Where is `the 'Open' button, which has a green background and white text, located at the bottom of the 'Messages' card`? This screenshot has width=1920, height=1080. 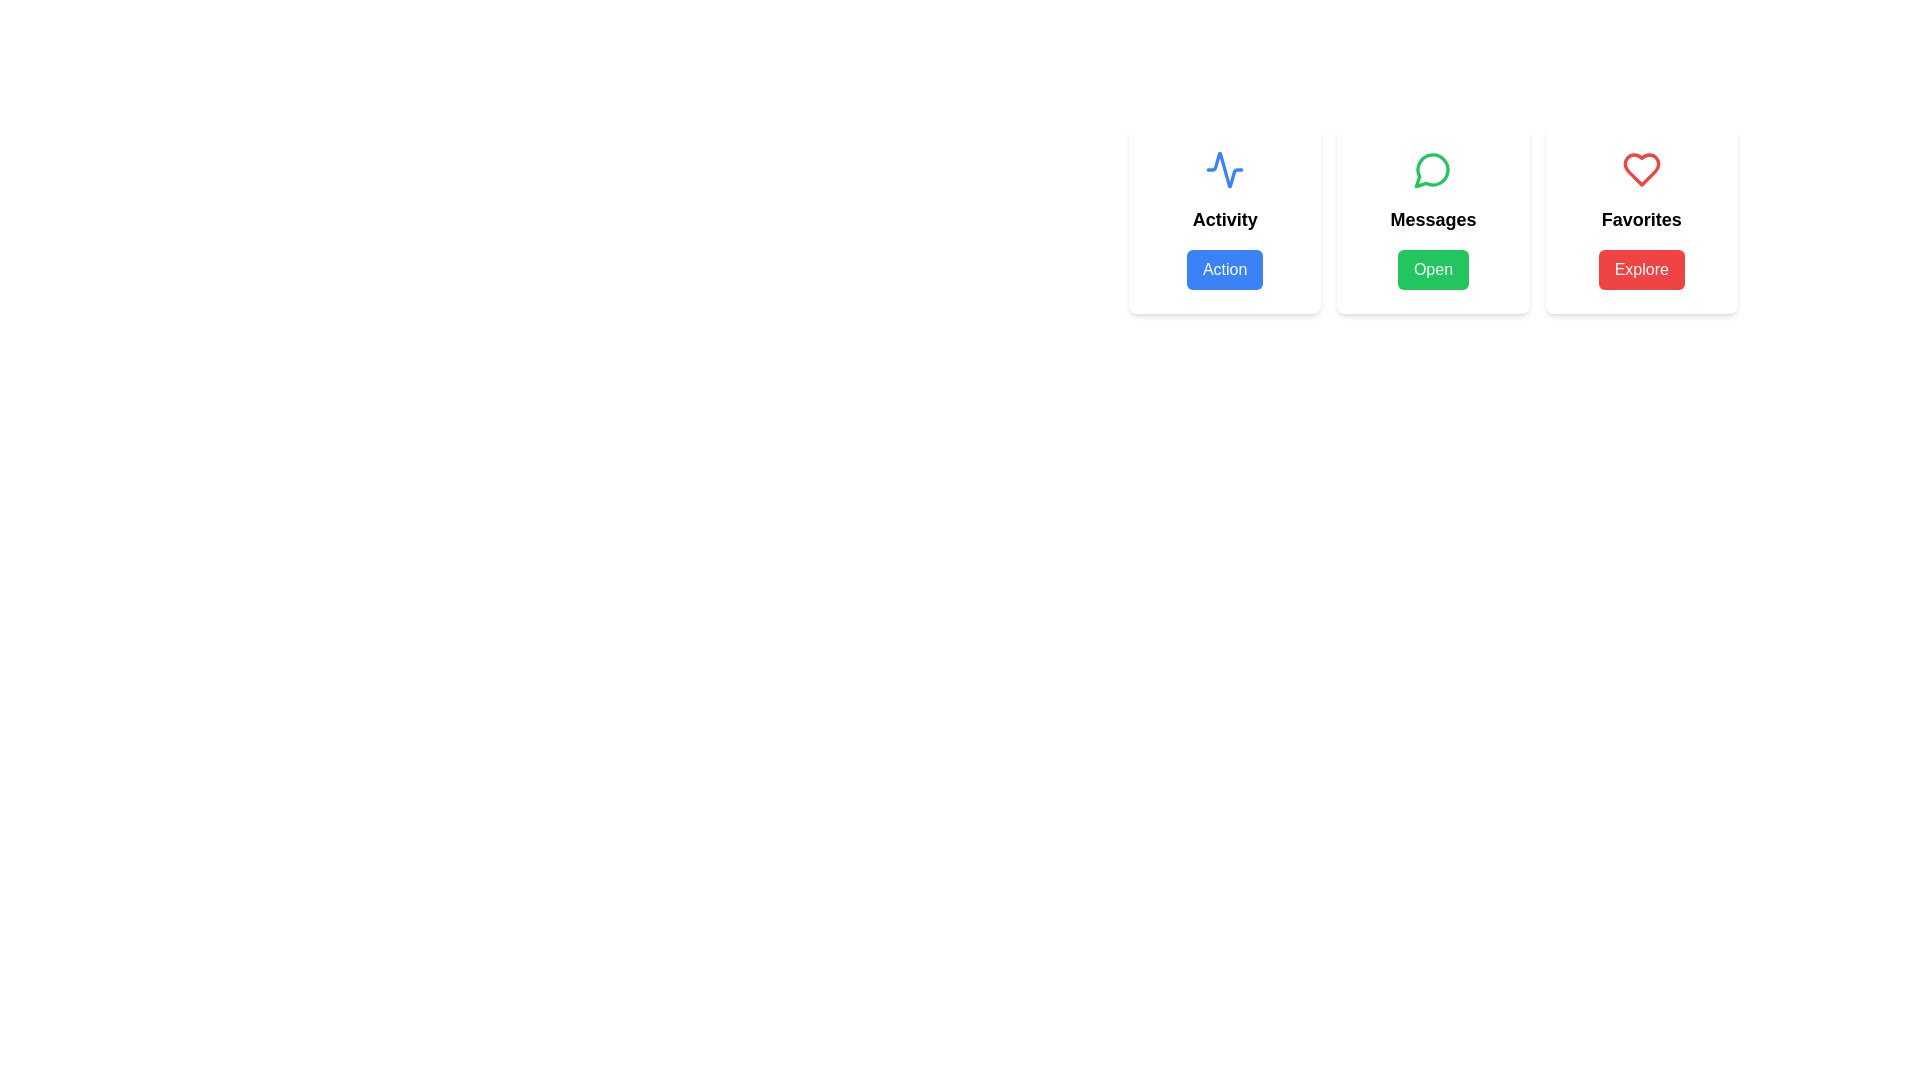
the 'Open' button, which has a green background and white text, located at the bottom of the 'Messages' card is located at coordinates (1432, 270).